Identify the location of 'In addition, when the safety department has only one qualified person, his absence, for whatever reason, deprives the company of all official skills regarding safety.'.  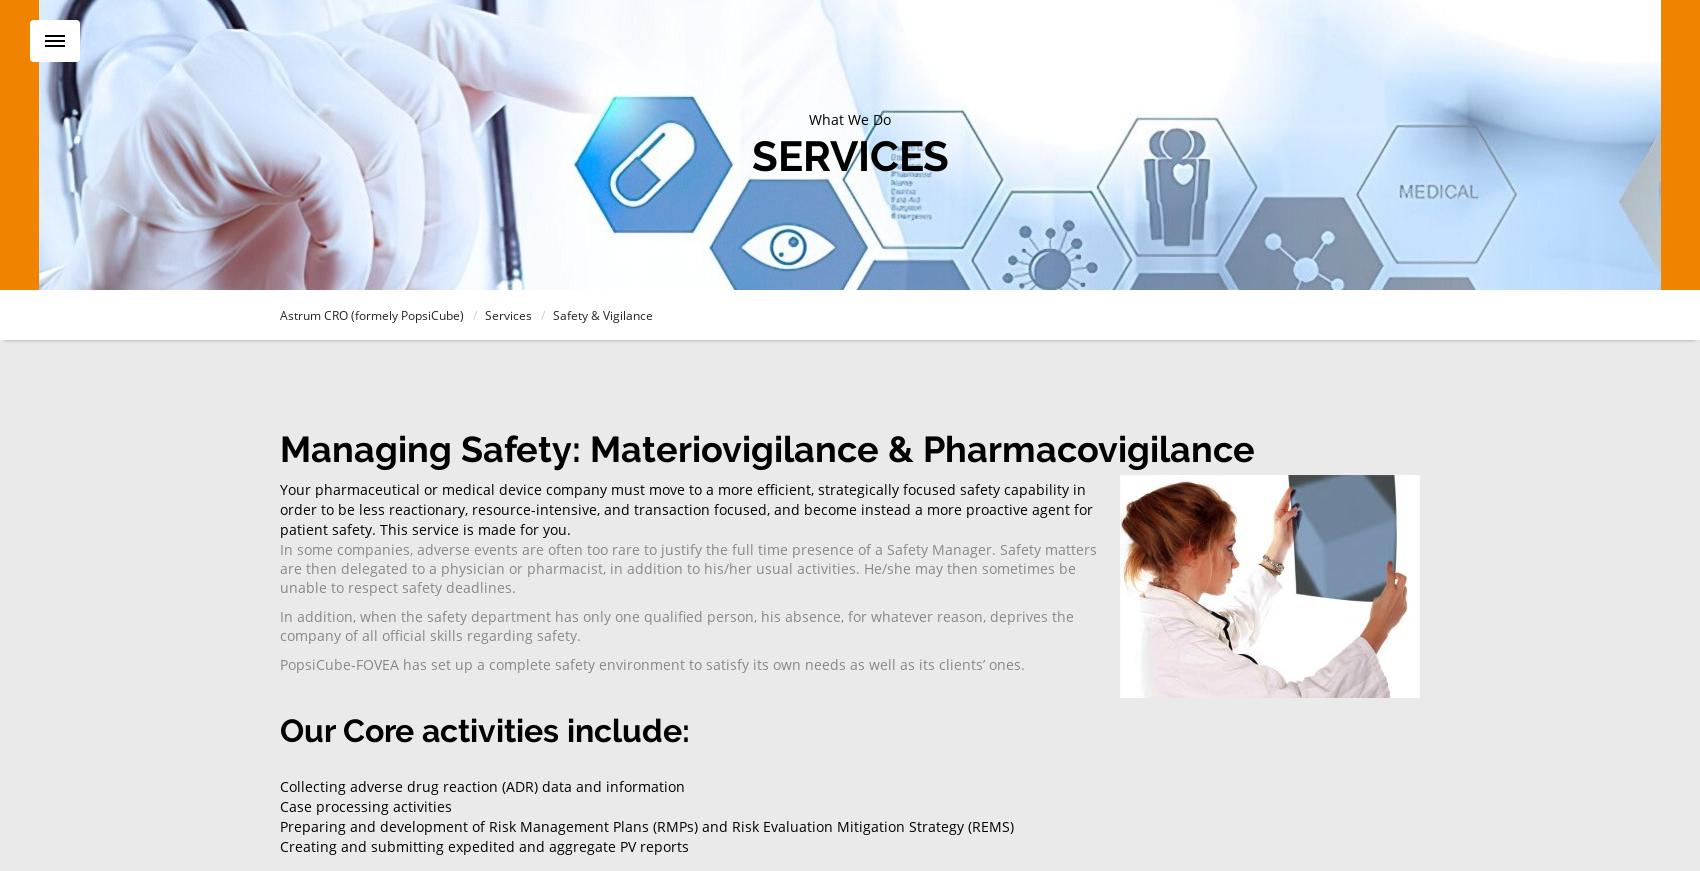
(676, 624).